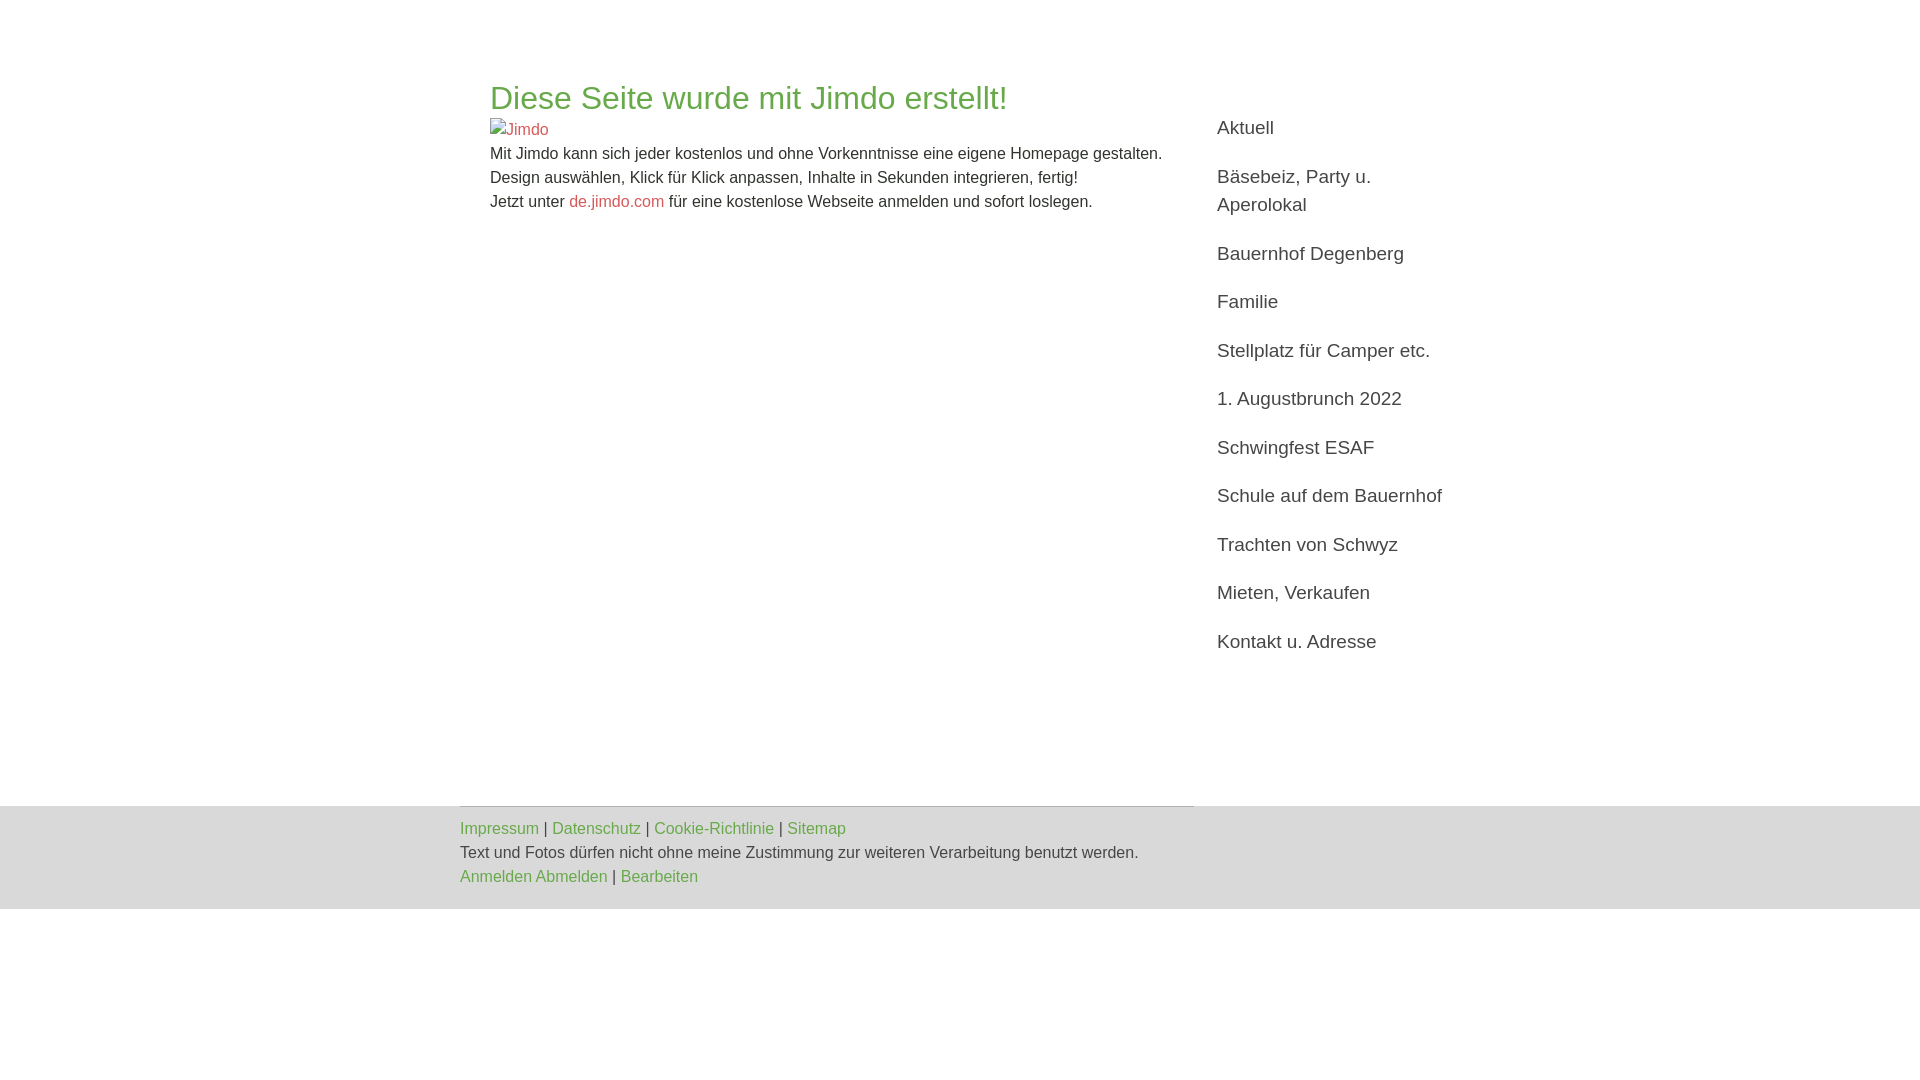 This screenshot has width=1920, height=1080. What do you see at coordinates (568, 201) in the screenshot?
I see `'de.jimdo.com'` at bounding box center [568, 201].